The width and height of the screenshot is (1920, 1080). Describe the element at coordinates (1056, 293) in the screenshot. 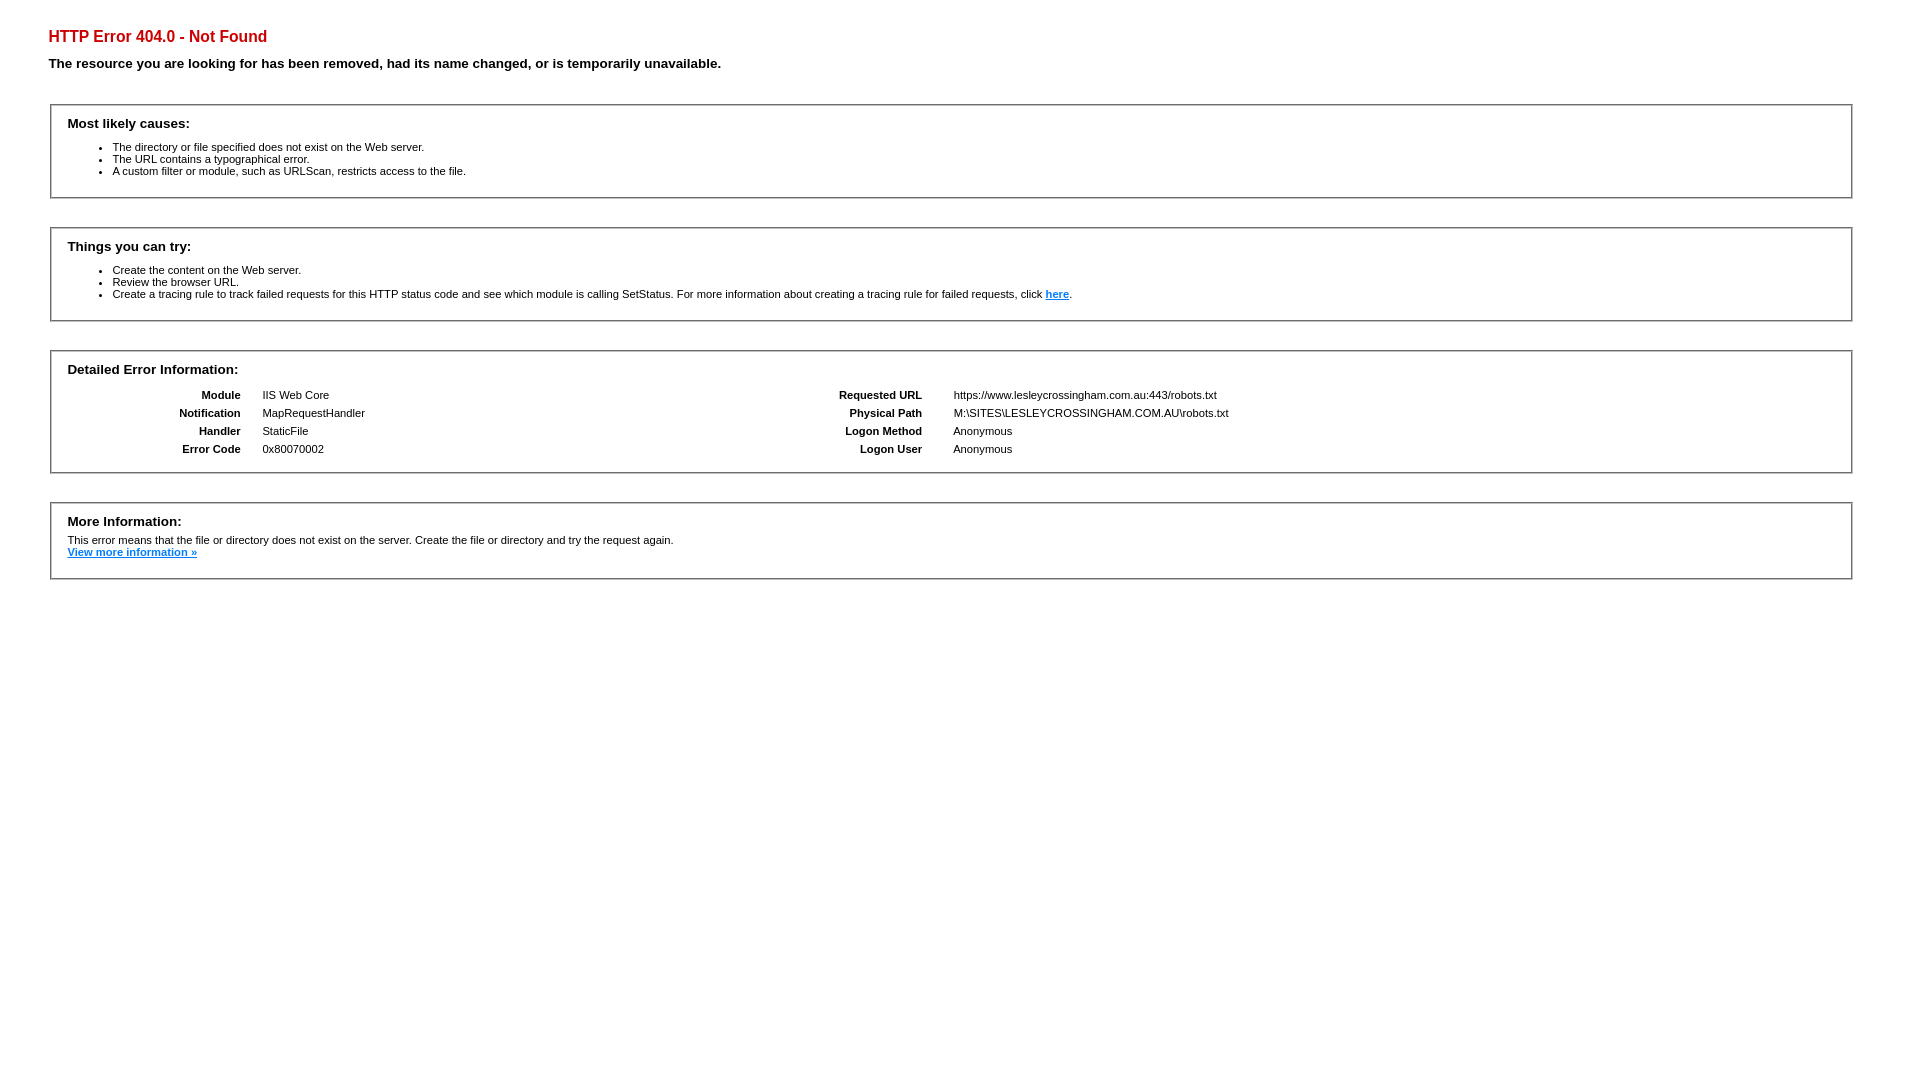

I see `'here'` at that location.